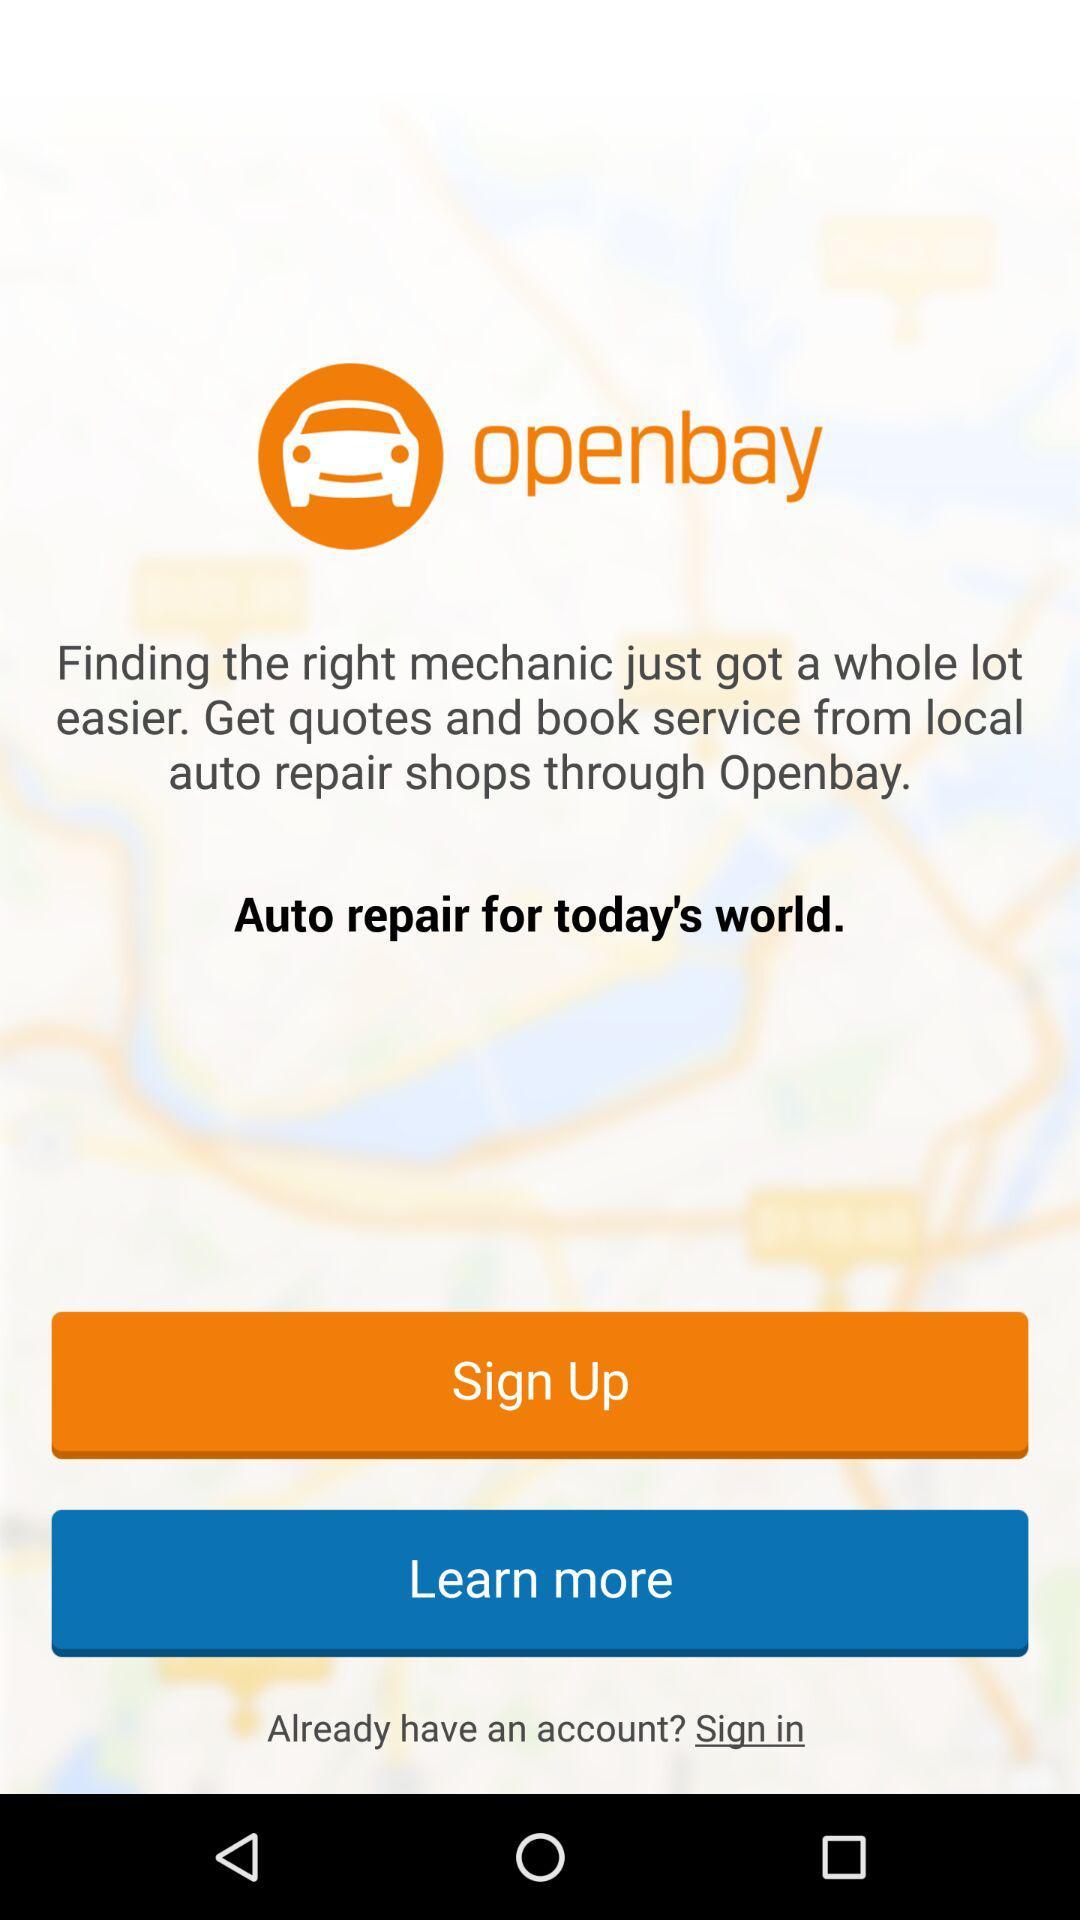 Image resolution: width=1080 pixels, height=1920 pixels. What do you see at coordinates (540, 1581) in the screenshot?
I see `icon below sign up icon` at bounding box center [540, 1581].